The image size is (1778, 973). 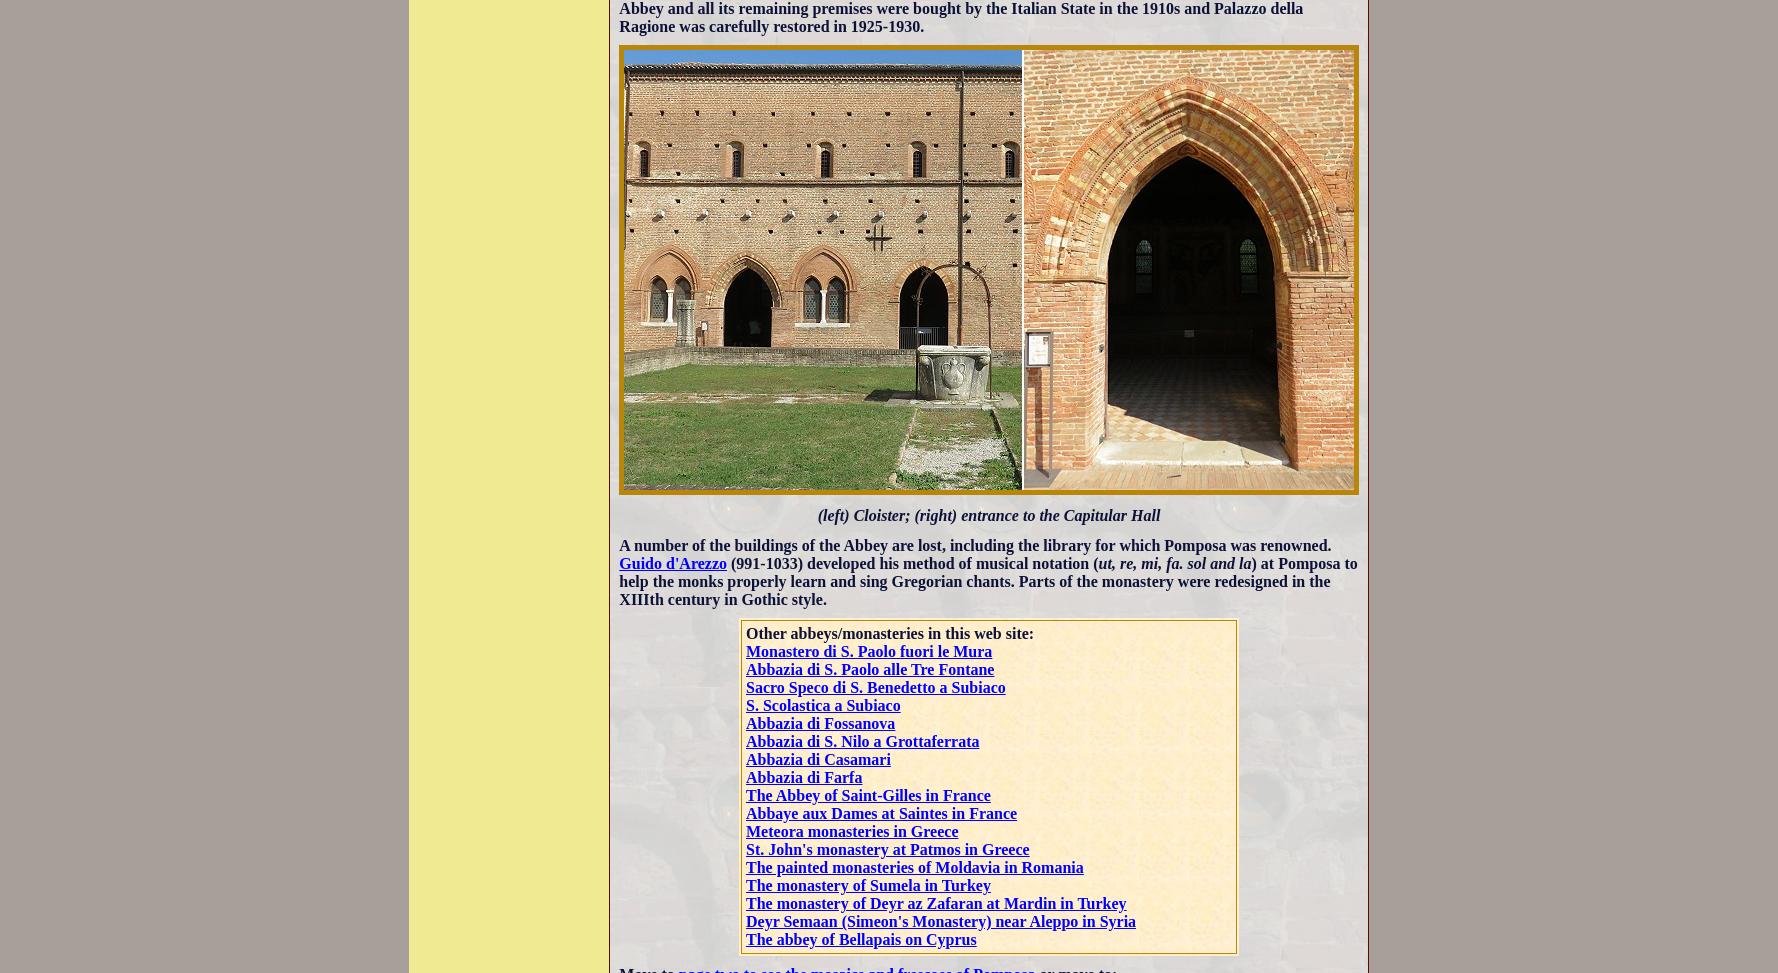 What do you see at coordinates (818, 759) in the screenshot?
I see `'Abbazia di Casamari'` at bounding box center [818, 759].